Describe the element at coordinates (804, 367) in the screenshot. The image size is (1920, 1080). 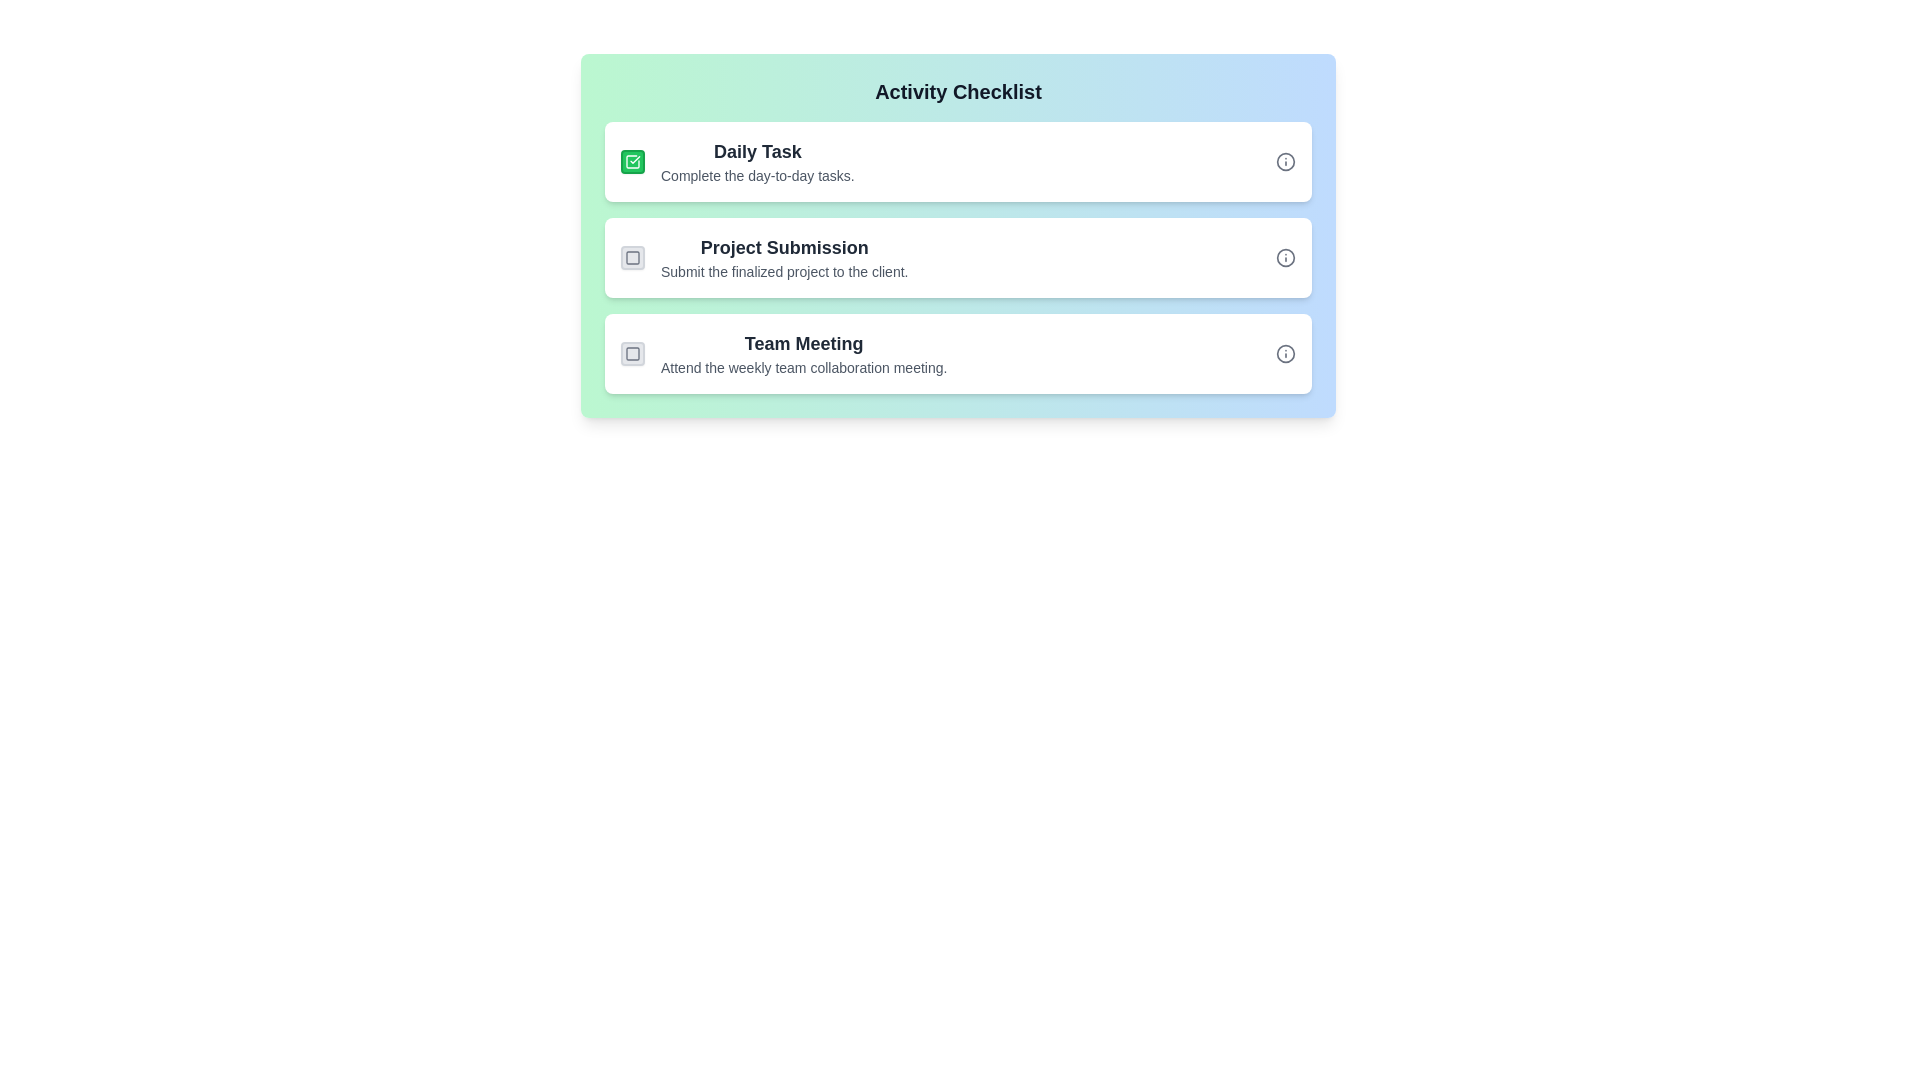
I see `the text element that reads 'Attend the weekly team collaboration meeting.' located below the bold title 'Team Meeting' in the third block of the checklist interface` at that location.